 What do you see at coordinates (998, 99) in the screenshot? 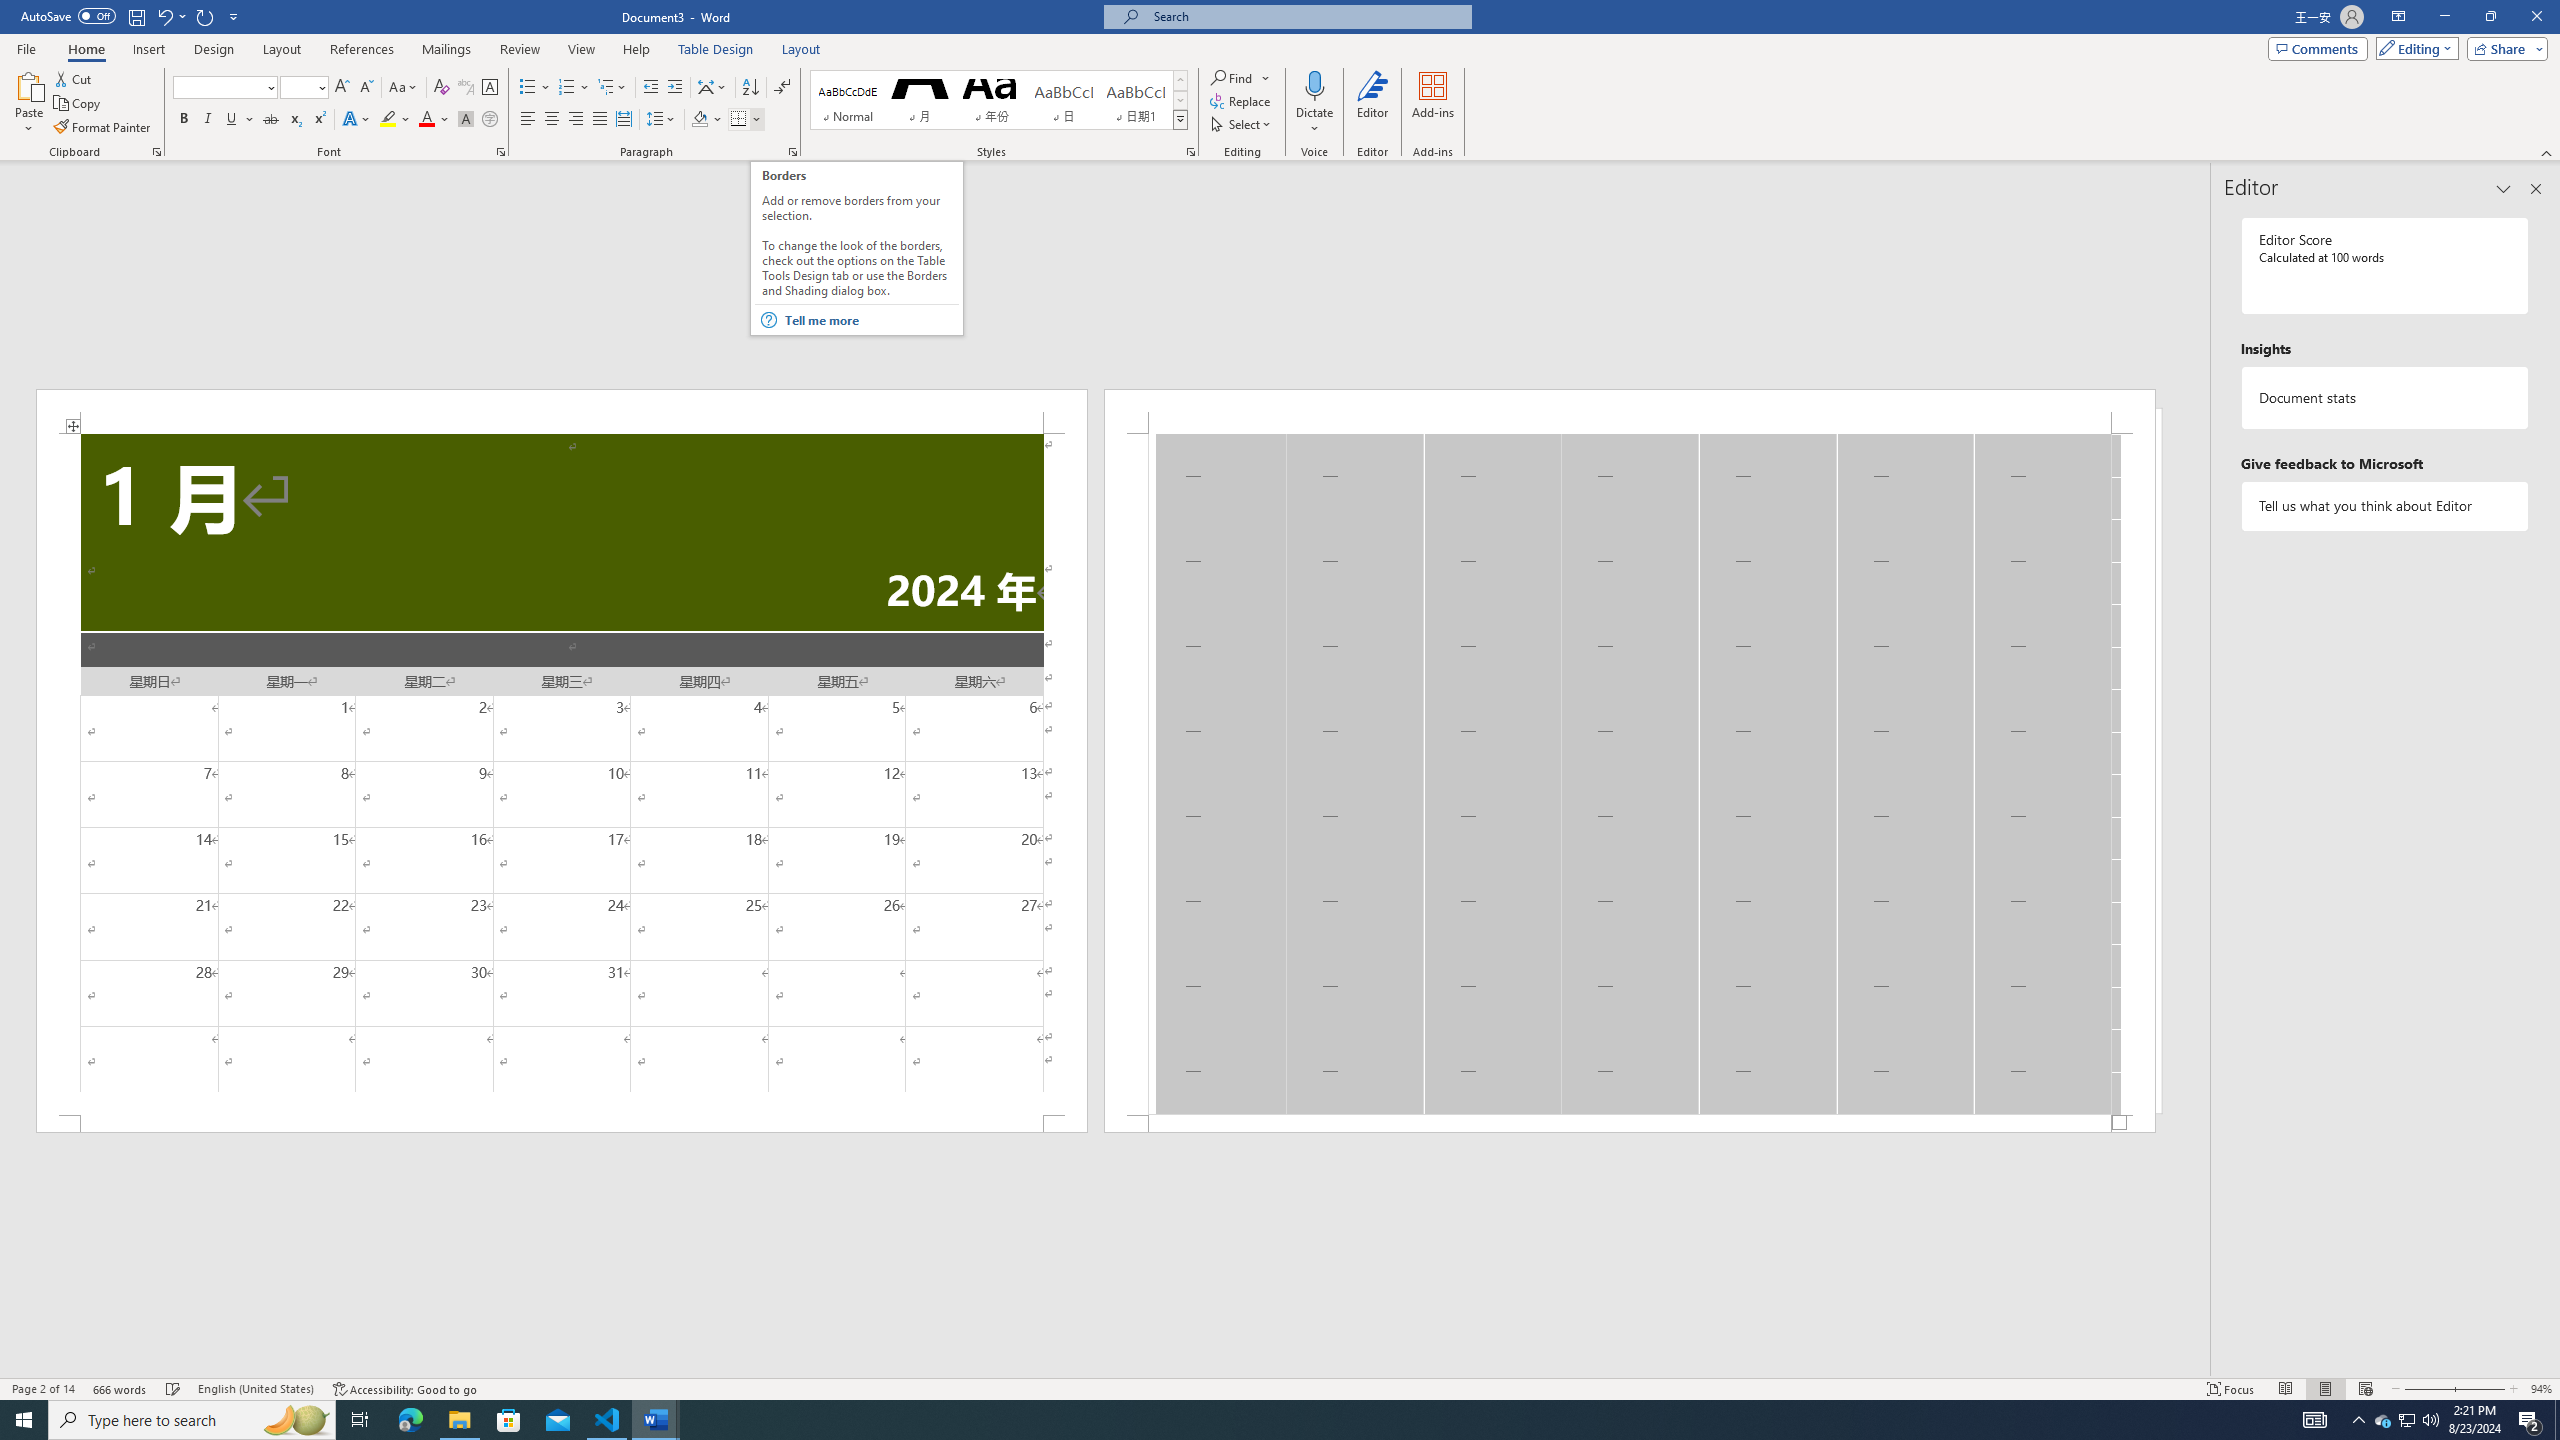
I see `'AutomationID: QuickStylesGallery'` at bounding box center [998, 99].